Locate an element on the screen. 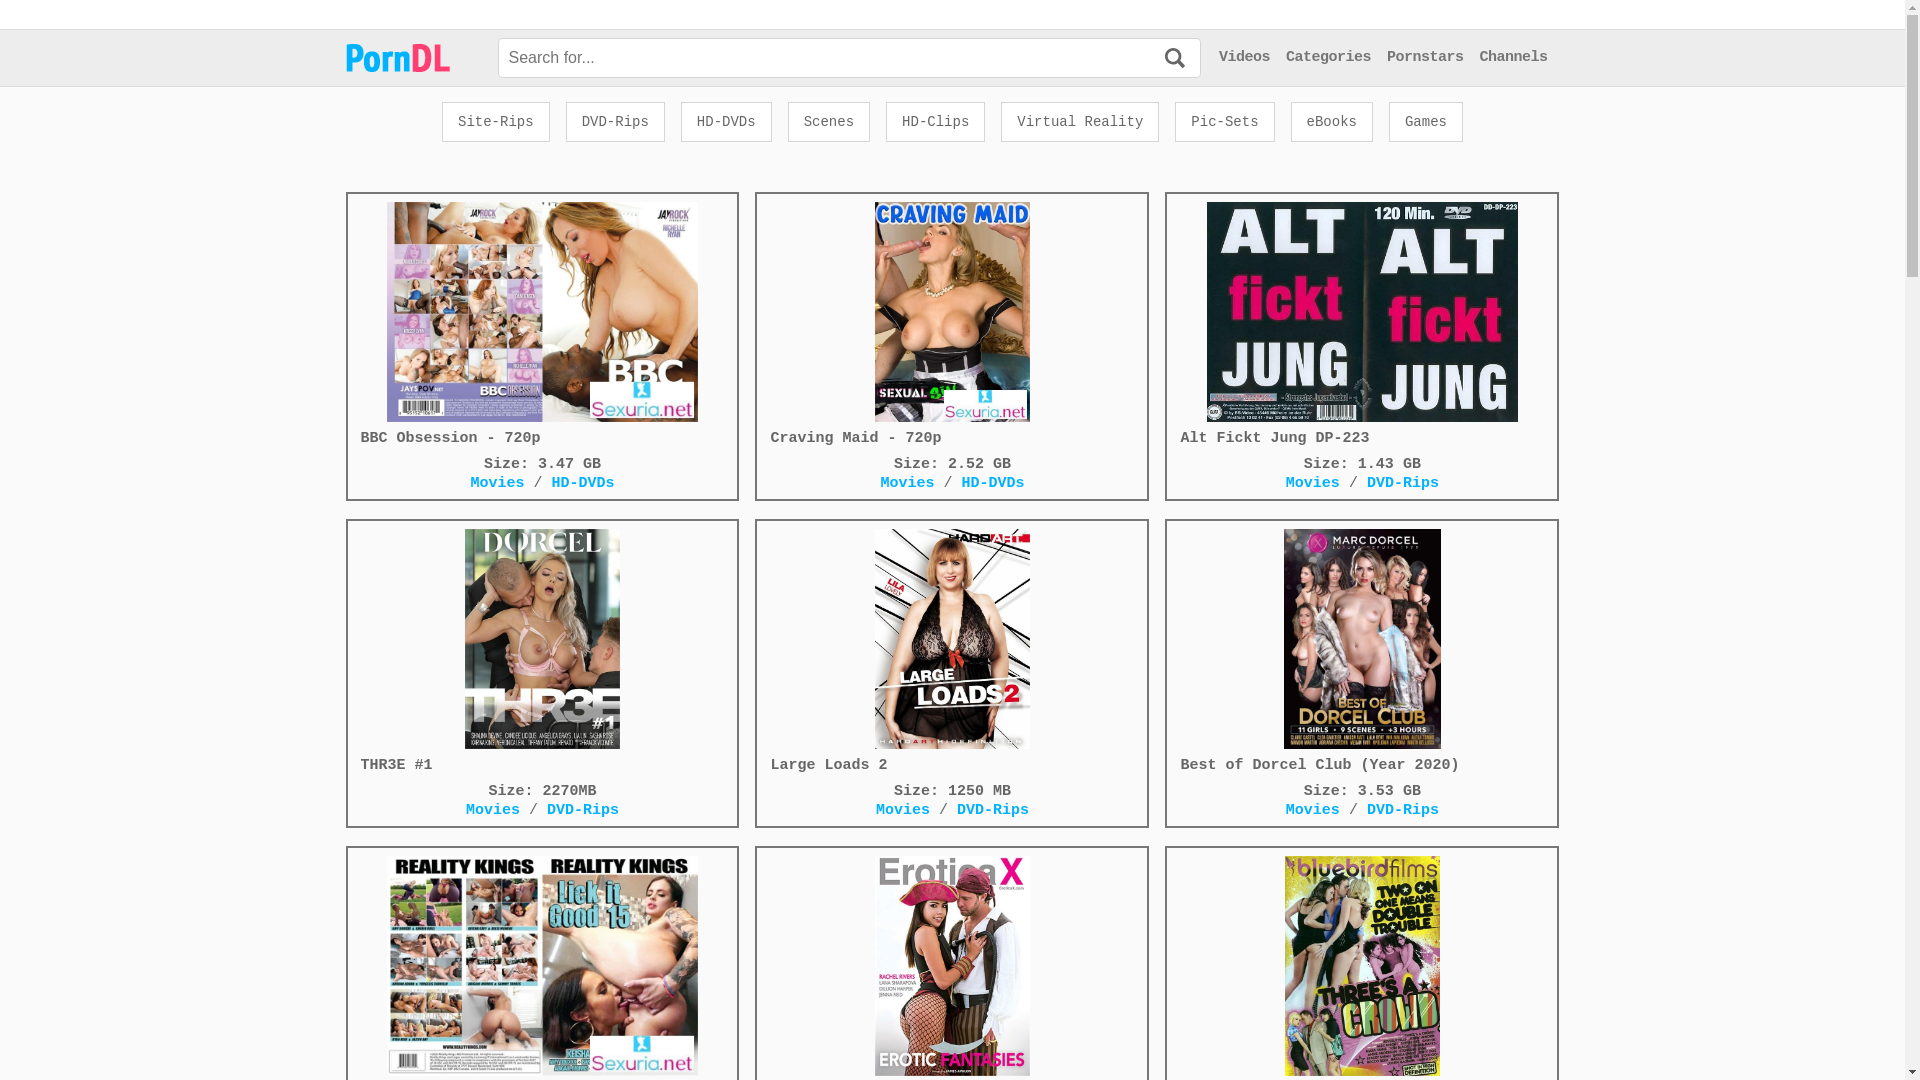 The height and width of the screenshot is (1080, 1920). 'DVD-Rips' is located at coordinates (614, 122).